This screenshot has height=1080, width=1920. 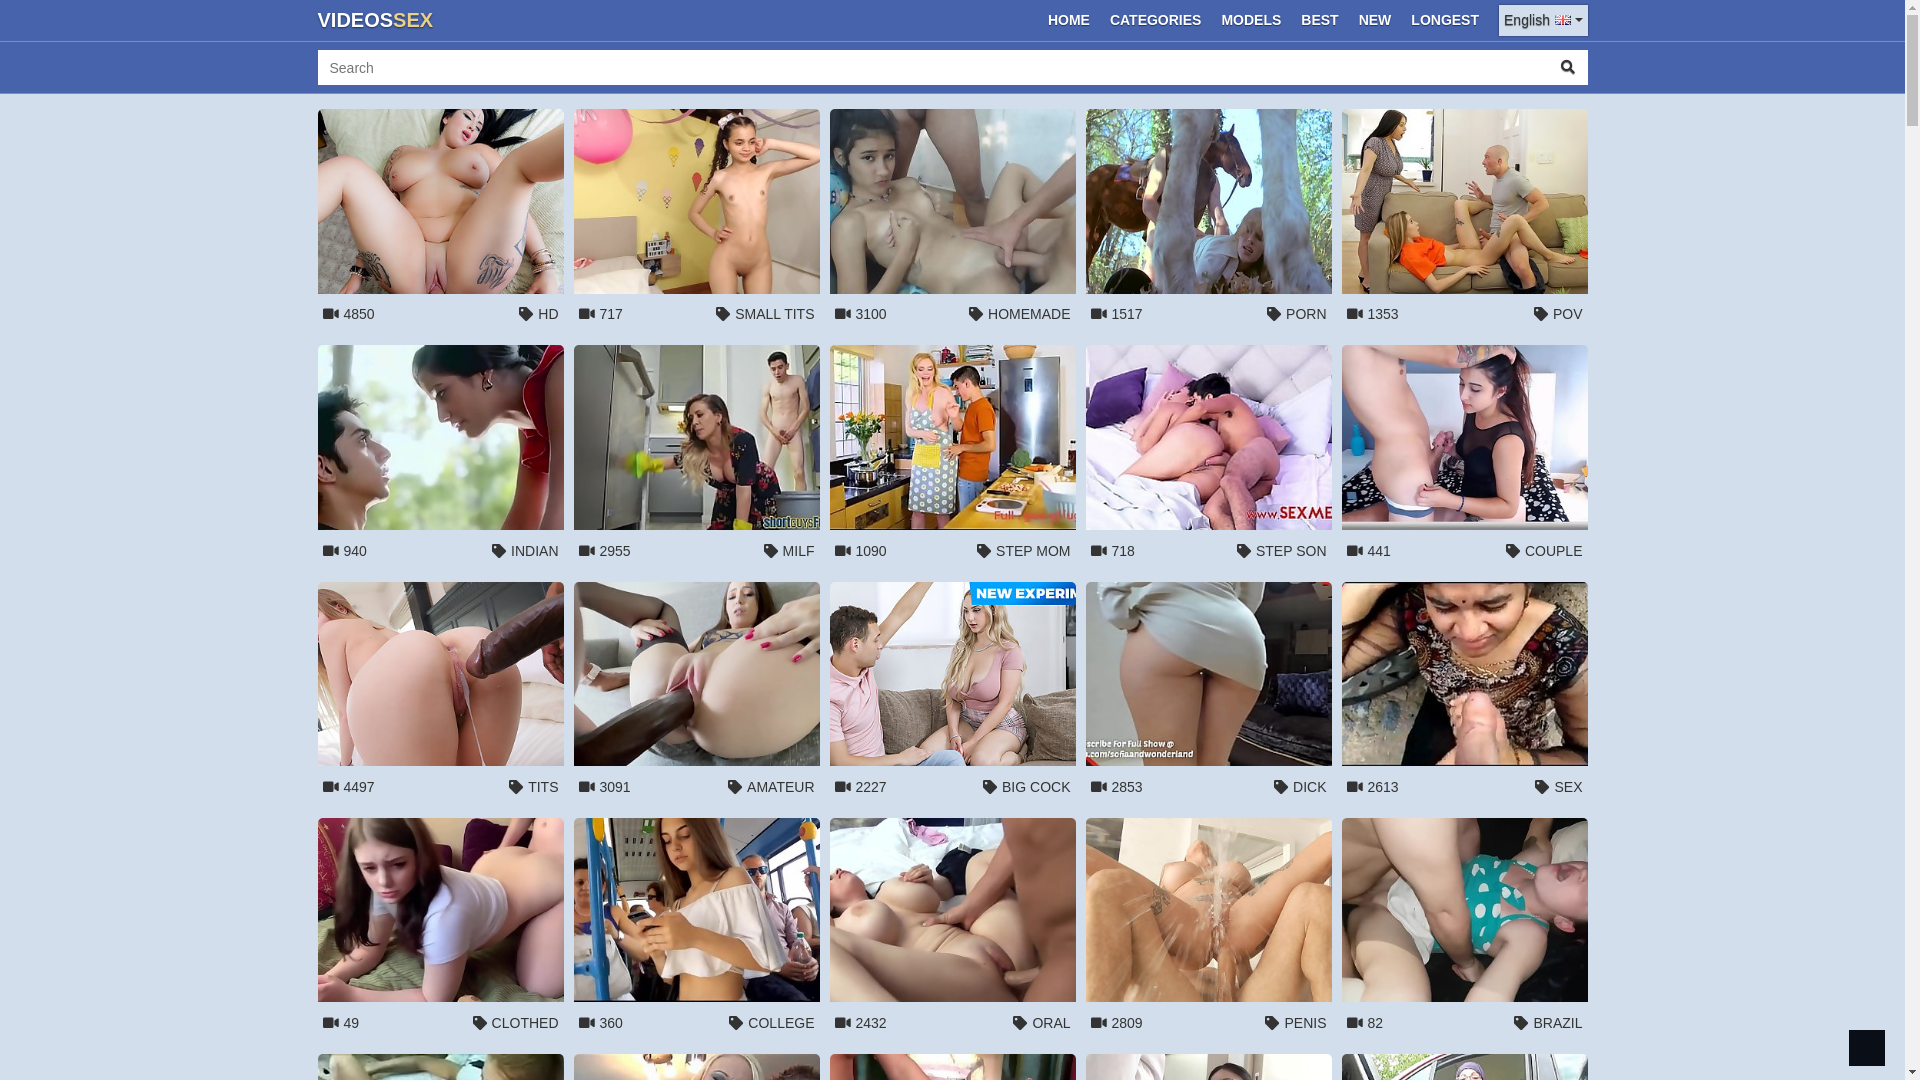 I want to click on 'CATEGORIES', so click(x=1156, y=20).